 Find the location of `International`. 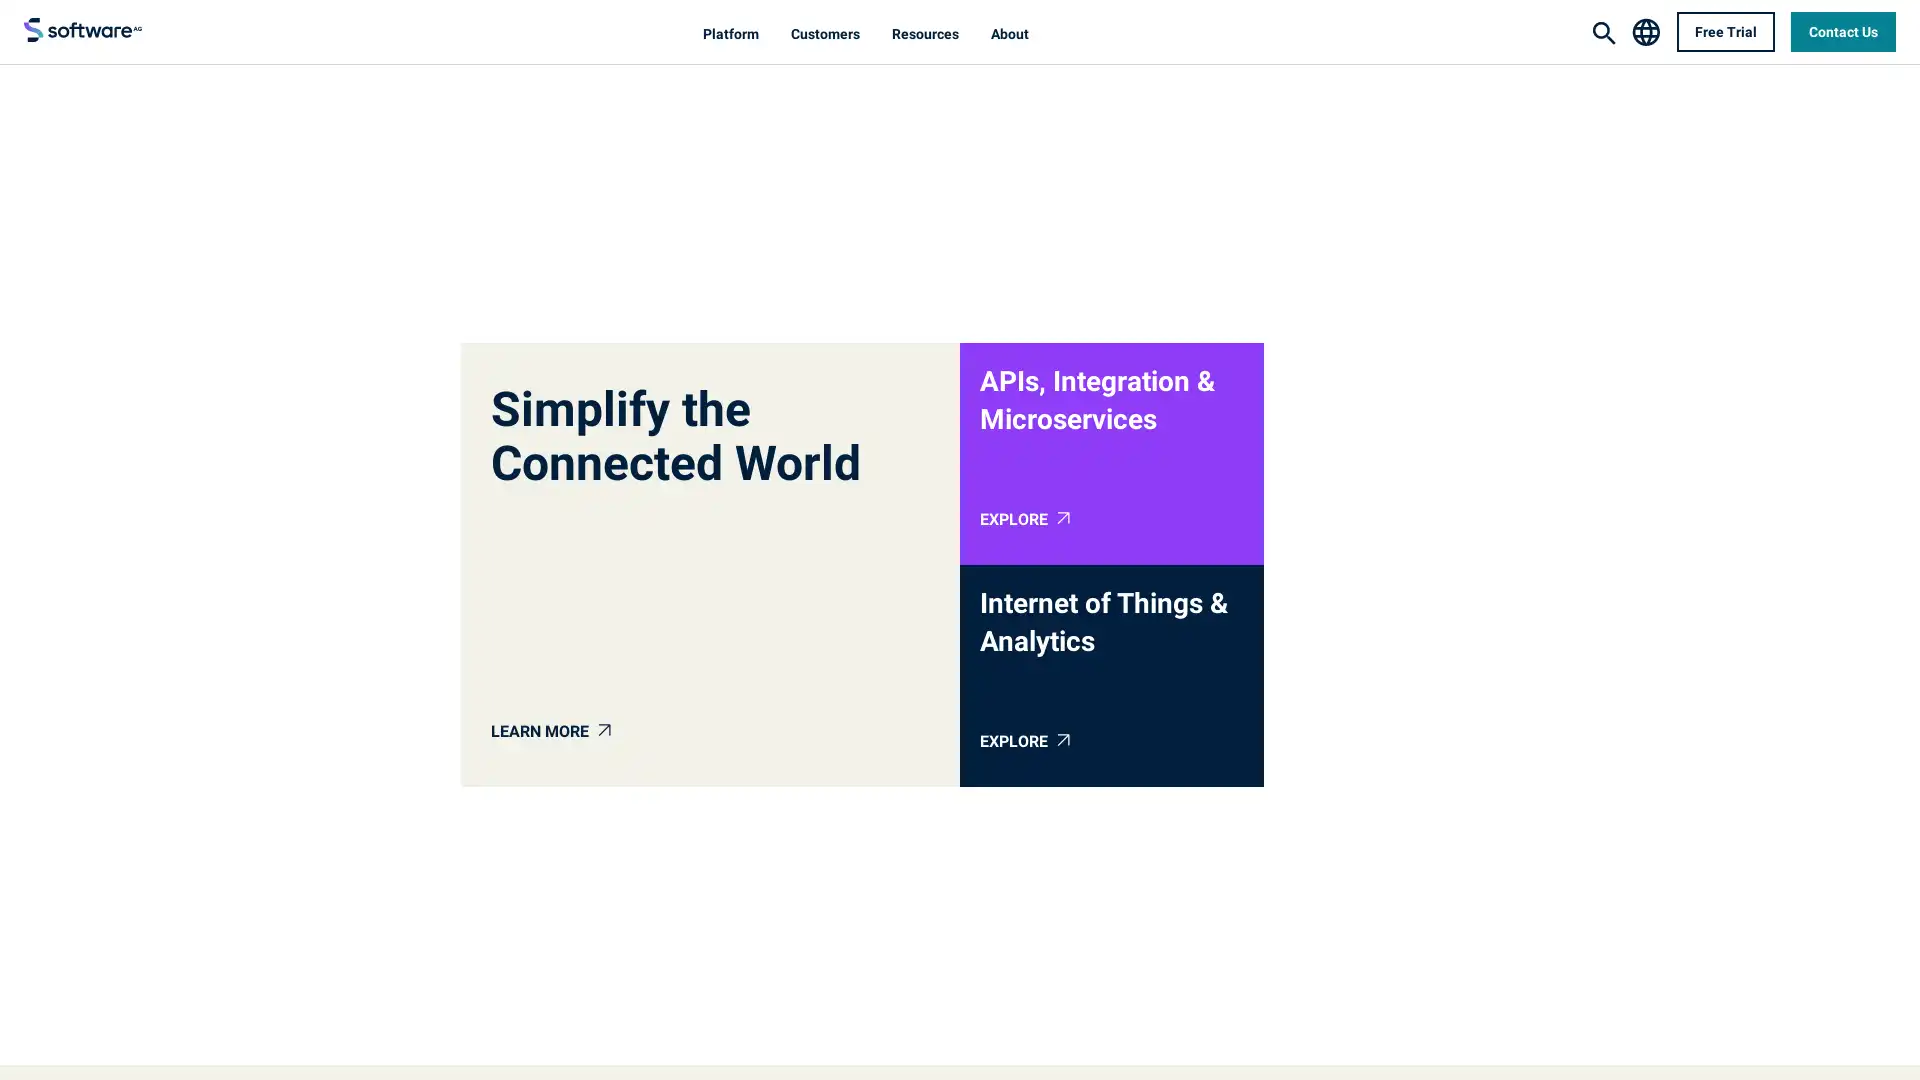

International is located at coordinates (1645, 30).